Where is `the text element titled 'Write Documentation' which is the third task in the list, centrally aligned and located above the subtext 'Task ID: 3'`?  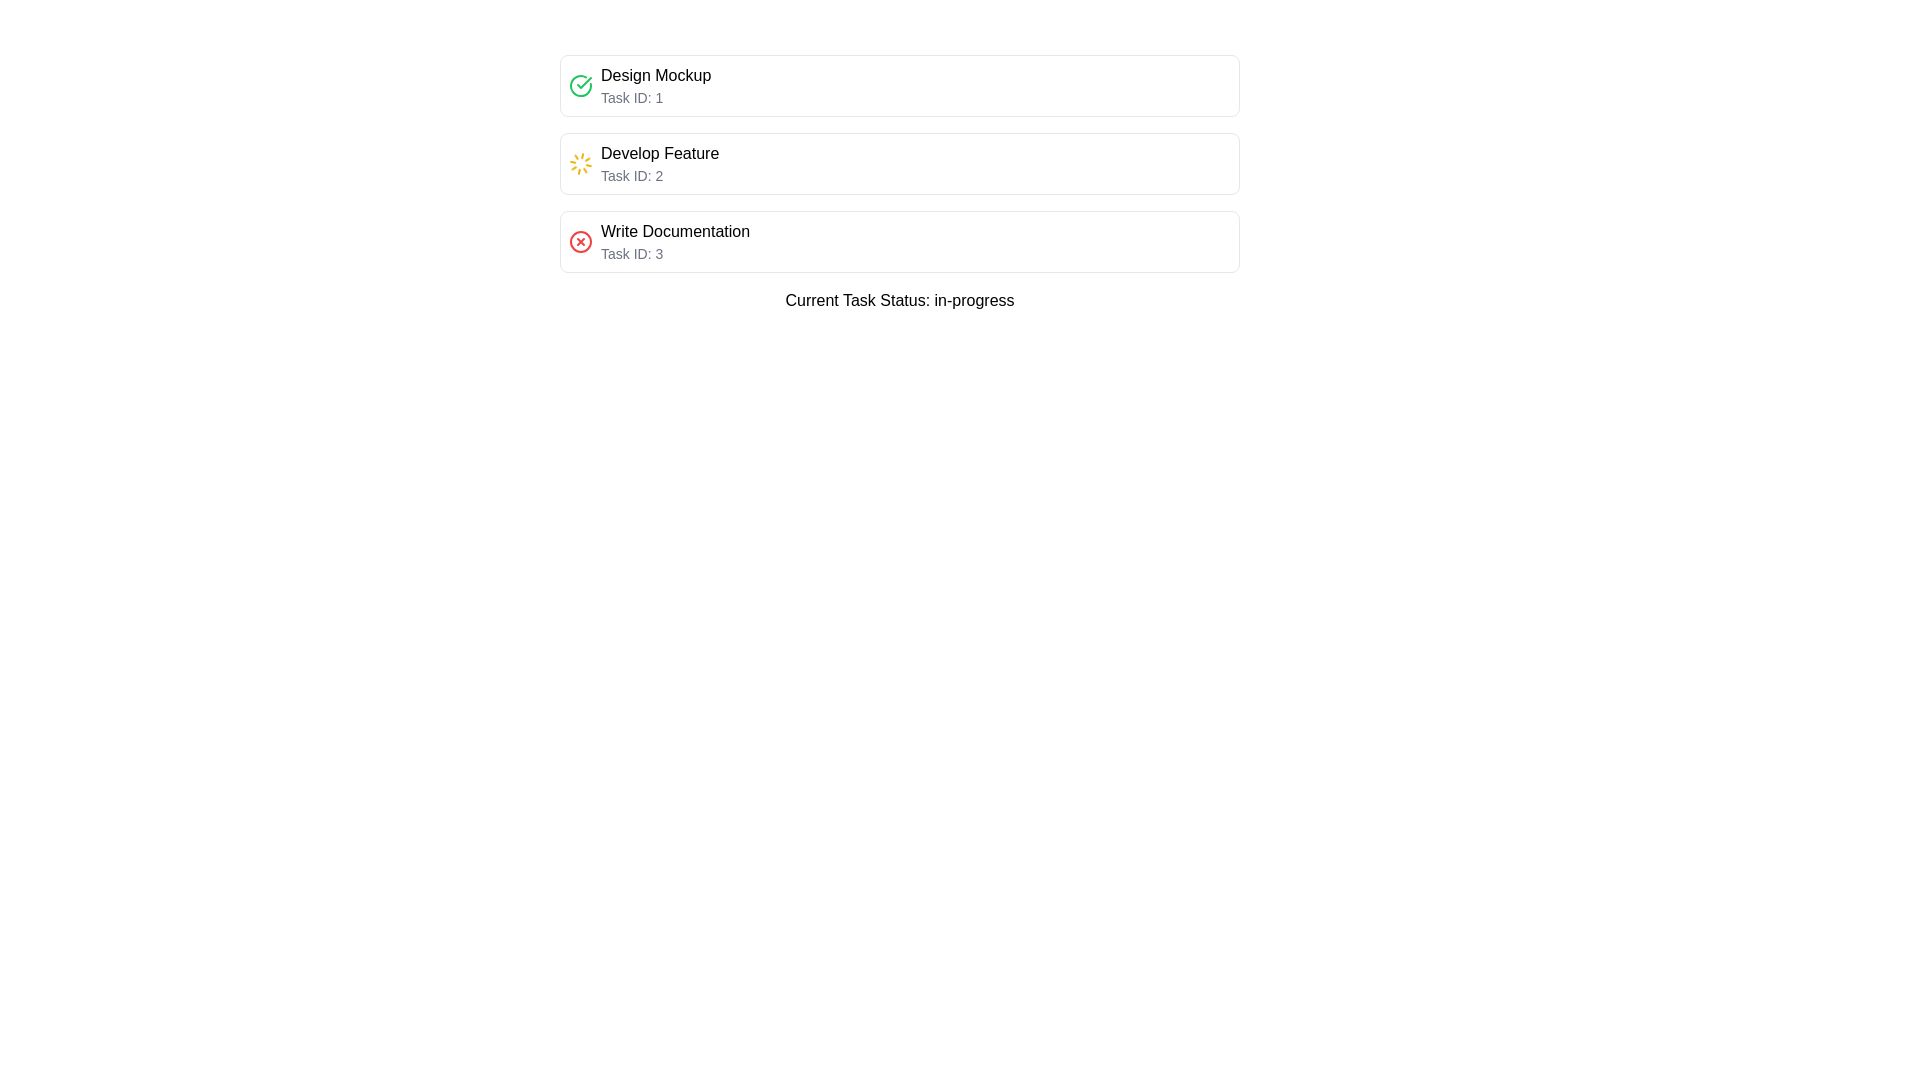
the text element titled 'Write Documentation' which is the third task in the list, centrally aligned and located above the subtext 'Task ID: 3' is located at coordinates (675, 230).